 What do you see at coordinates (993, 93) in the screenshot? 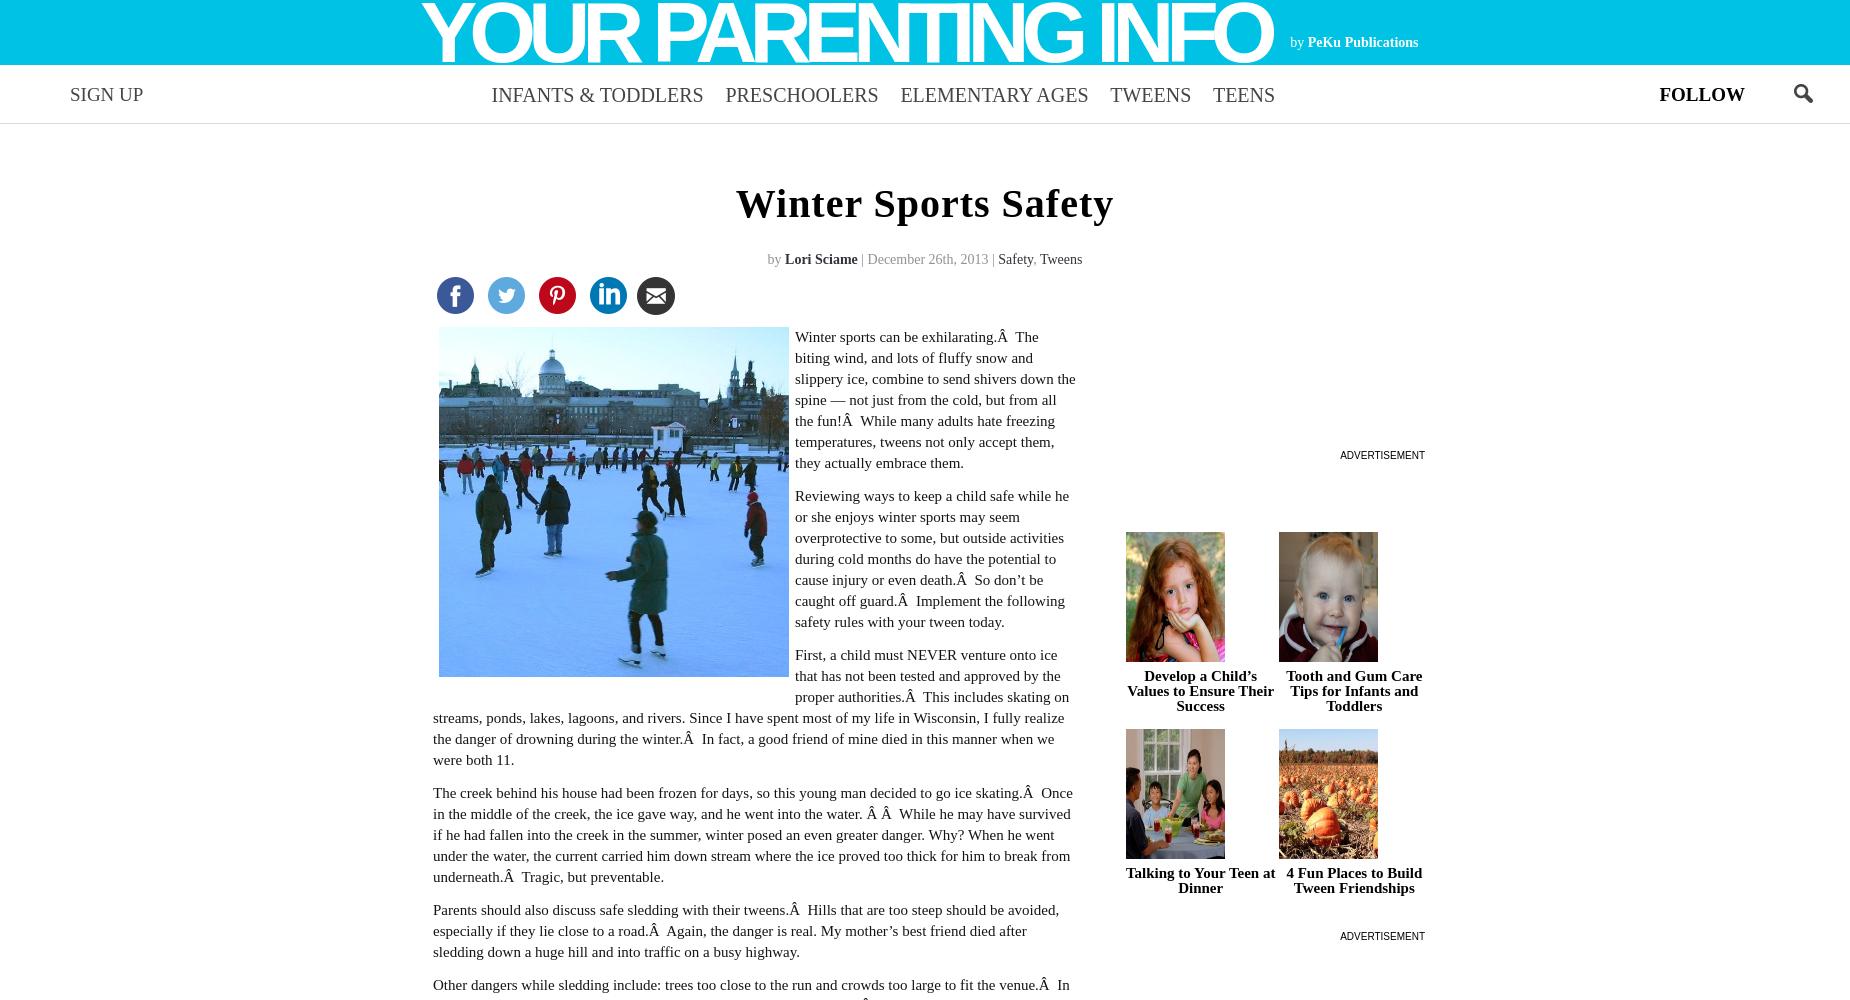
I see `'Elementary Ages'` at bounding box center [993, 93].